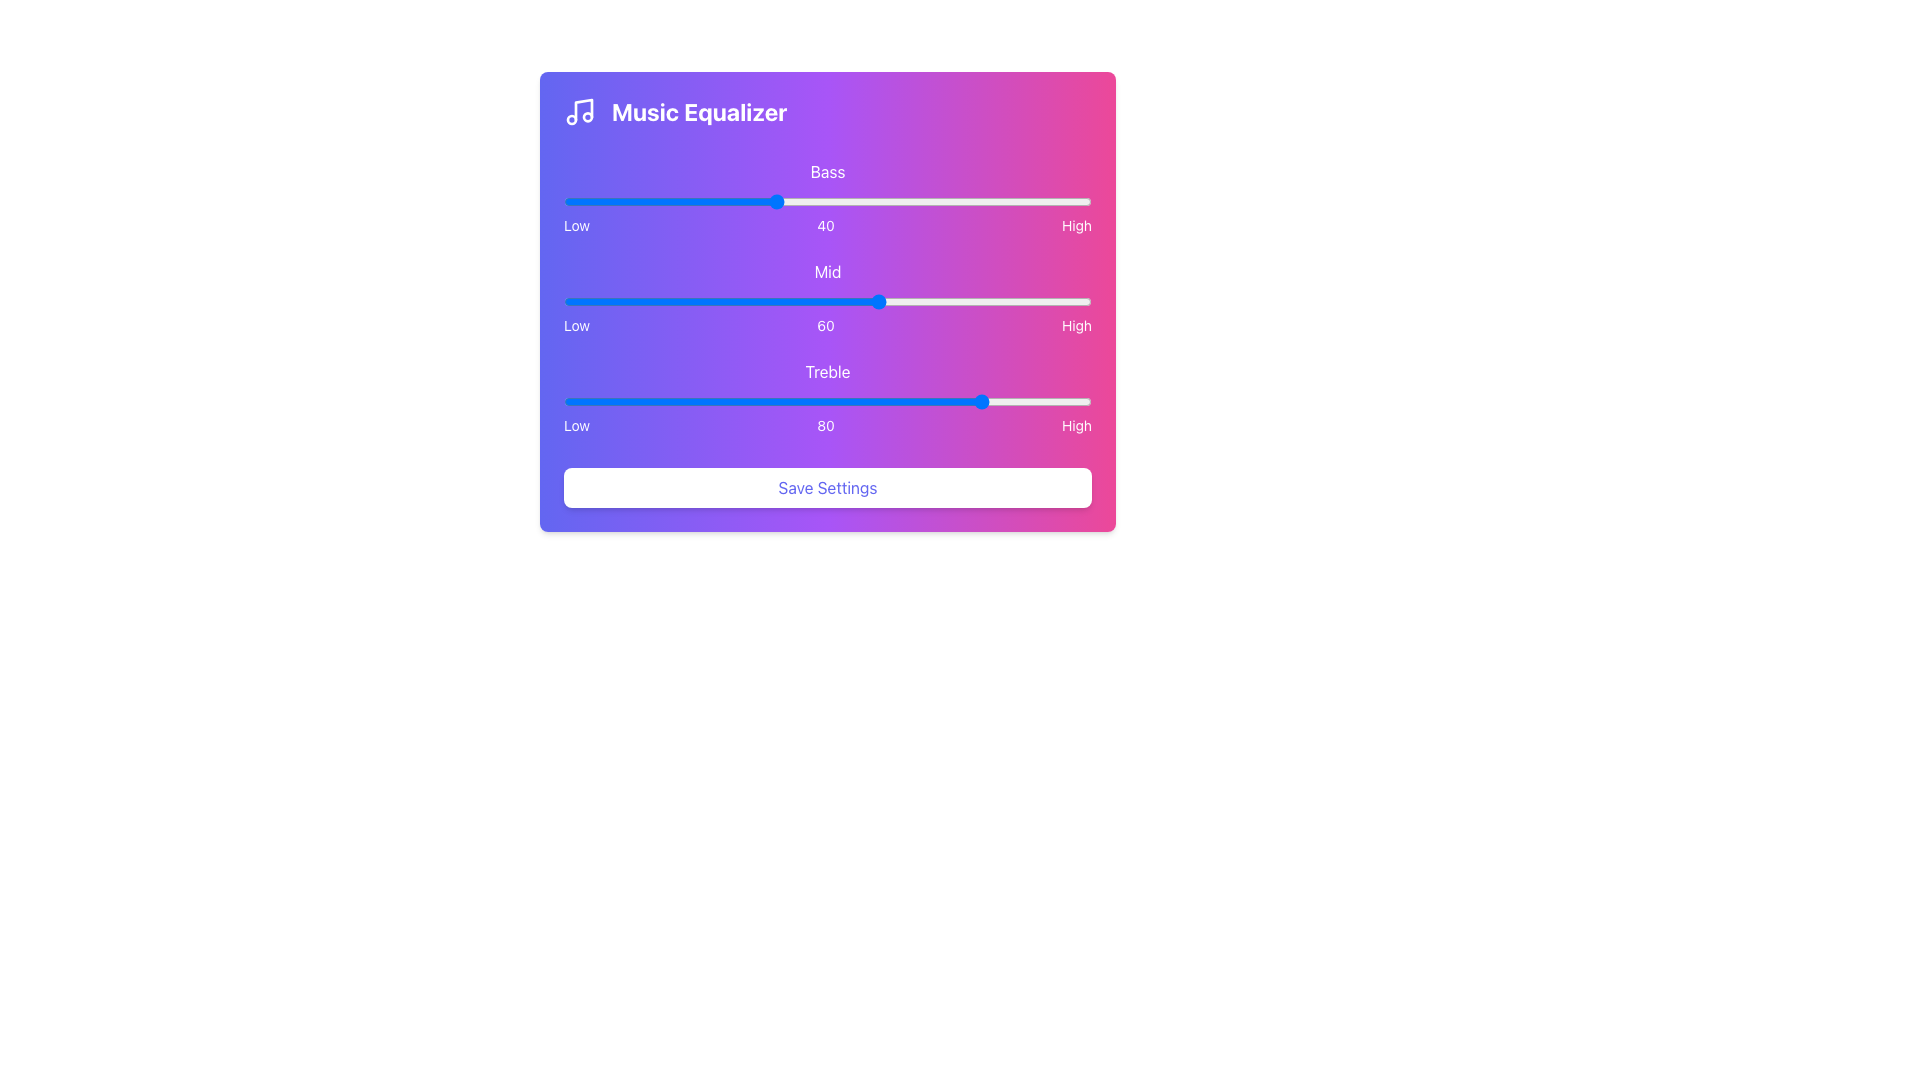 The width and height of the screenshot is (1920, 1080). What do you see at coordinates (578, 301) in the screenshot?
I see `mid-range frequency` at bounding box center [578, 301].